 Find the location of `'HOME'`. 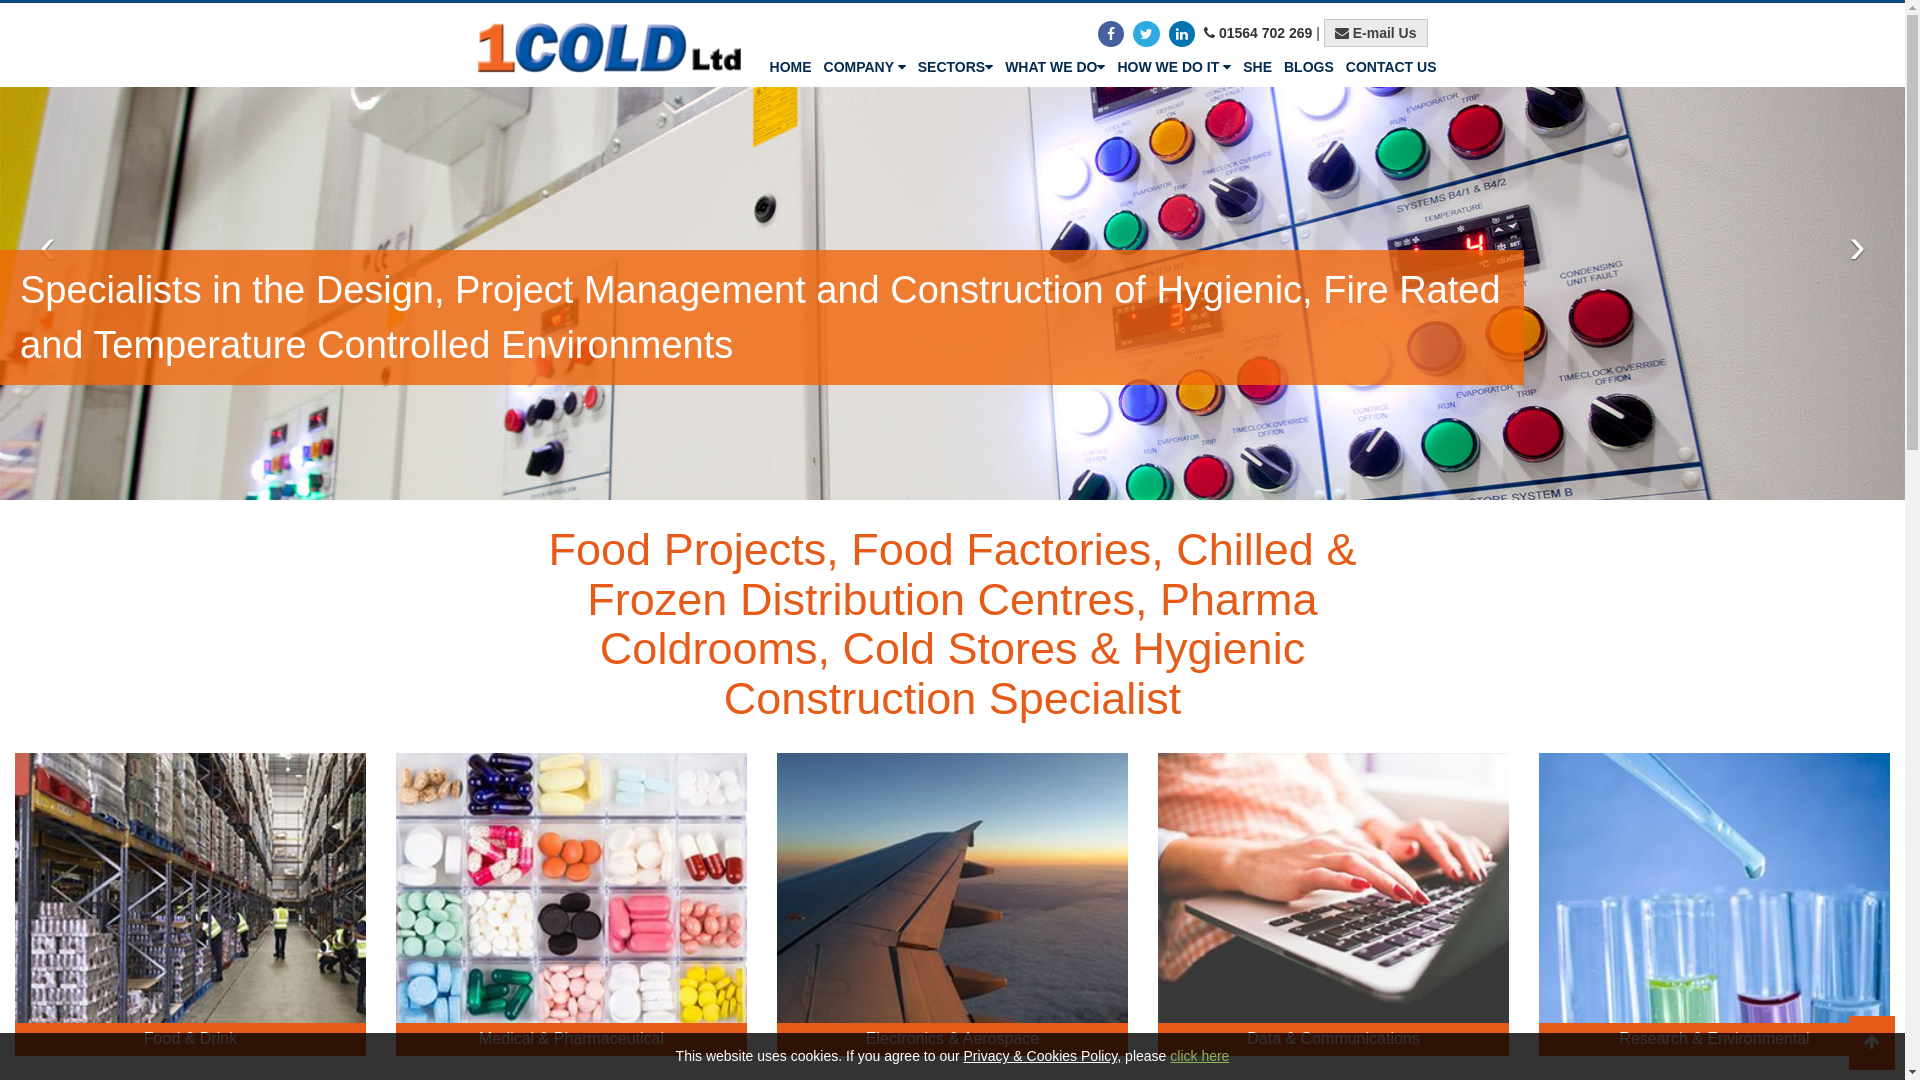

'HOME' is located at coordinates (790, 65).